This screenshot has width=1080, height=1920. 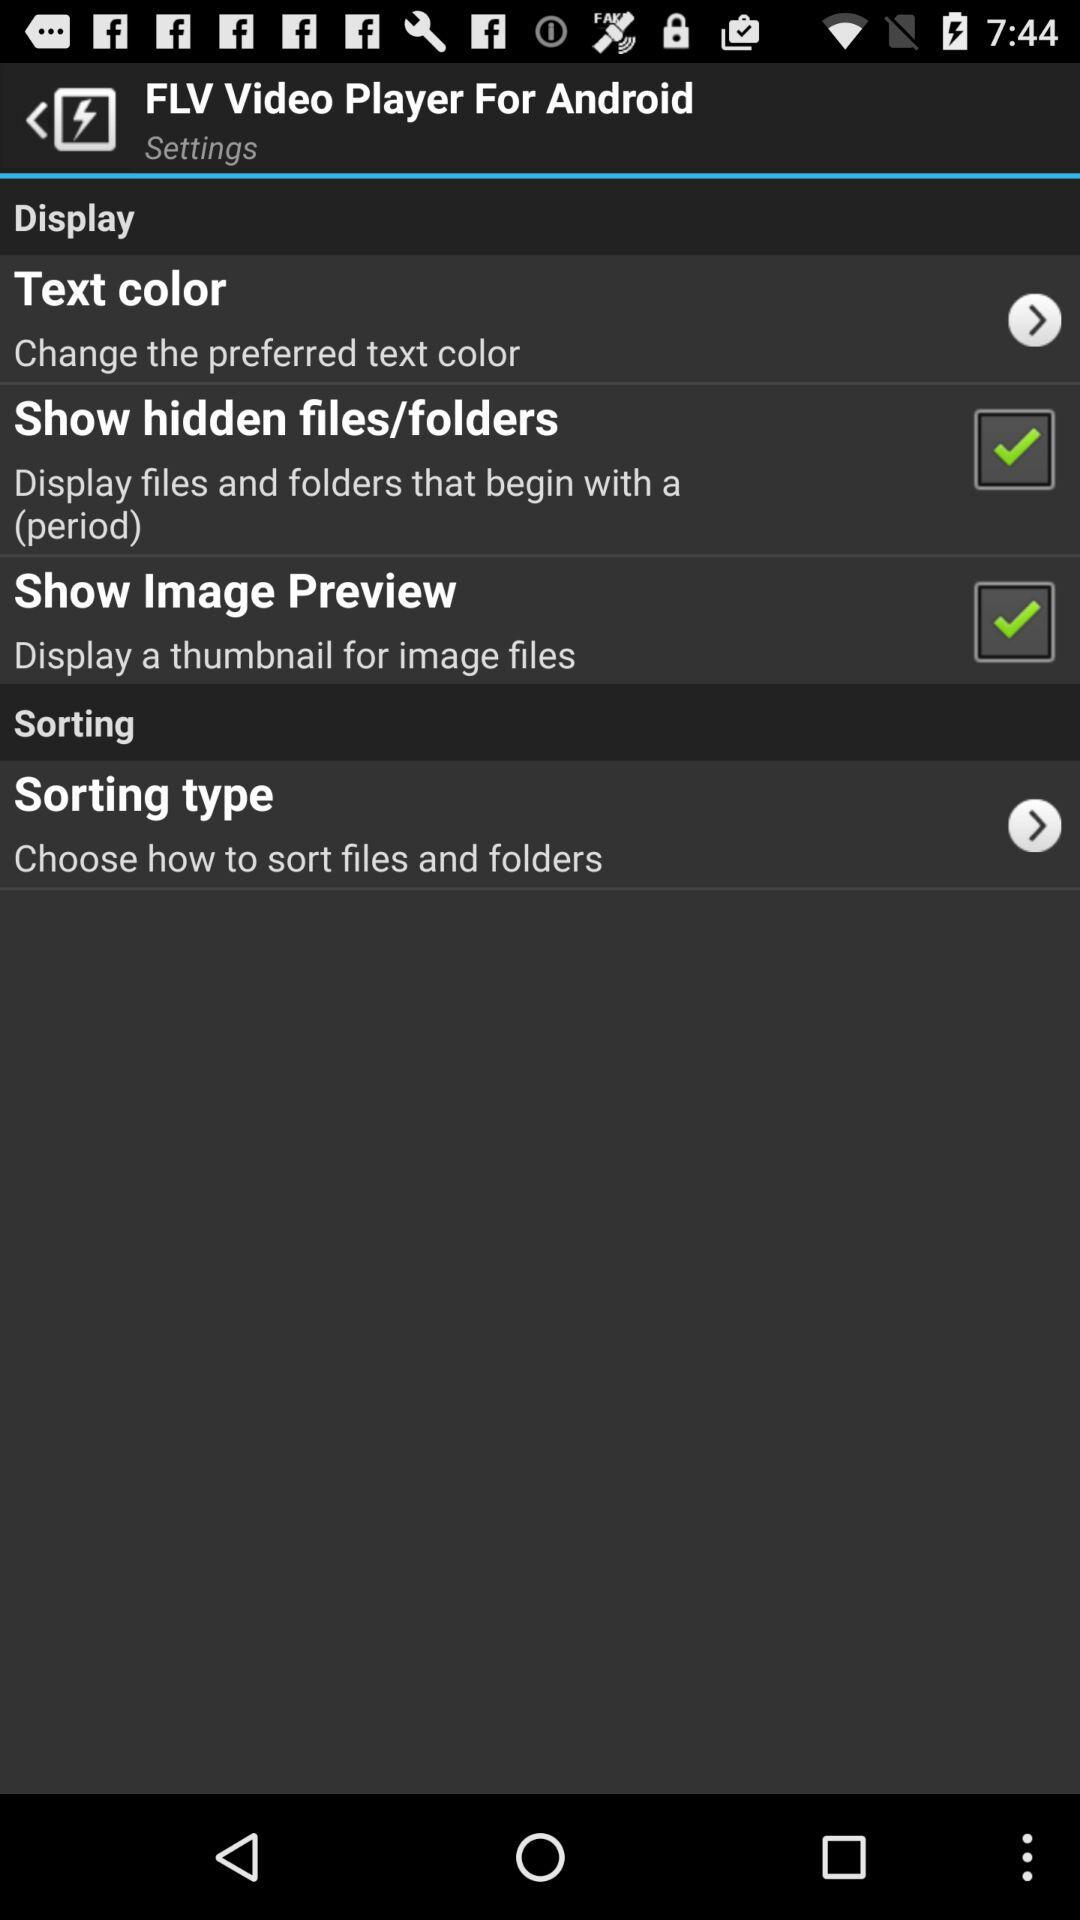 What do you see at coordinates (1041, 340) in the screenshot?
I see `the arrow_forward icon` at bounding box center [1041, 340].